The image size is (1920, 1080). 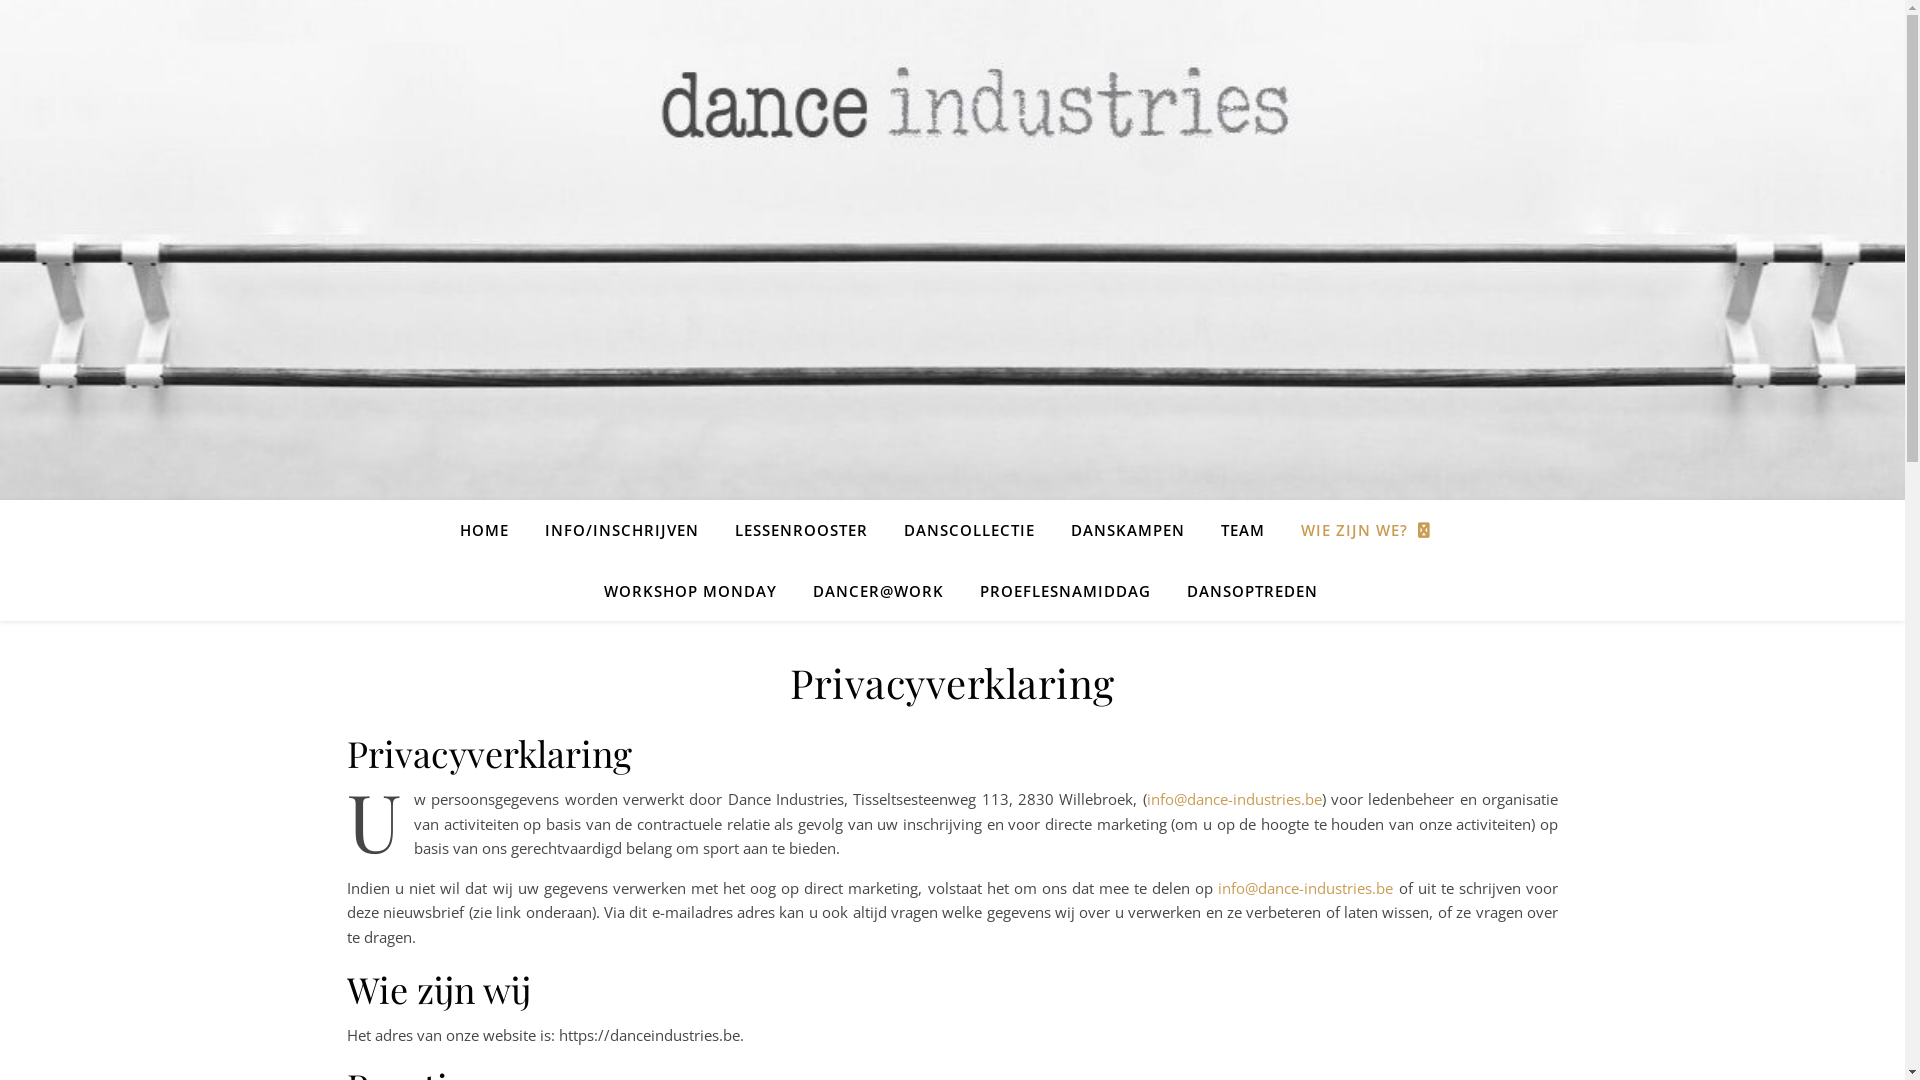 I want to click on 'DANSOPTREDEN', so click(x=1170, y=589).